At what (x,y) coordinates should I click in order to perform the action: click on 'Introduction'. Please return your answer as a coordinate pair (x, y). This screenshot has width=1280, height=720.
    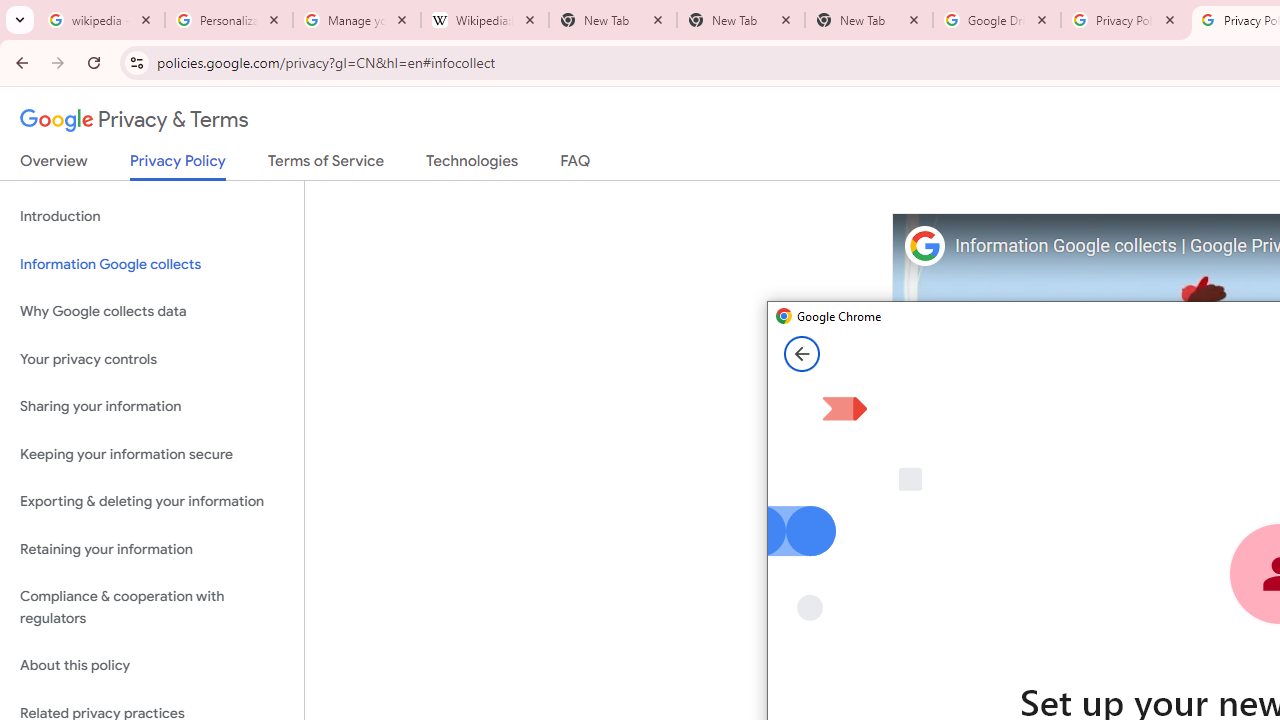
    Looking at the image, I should click on (151, 217).